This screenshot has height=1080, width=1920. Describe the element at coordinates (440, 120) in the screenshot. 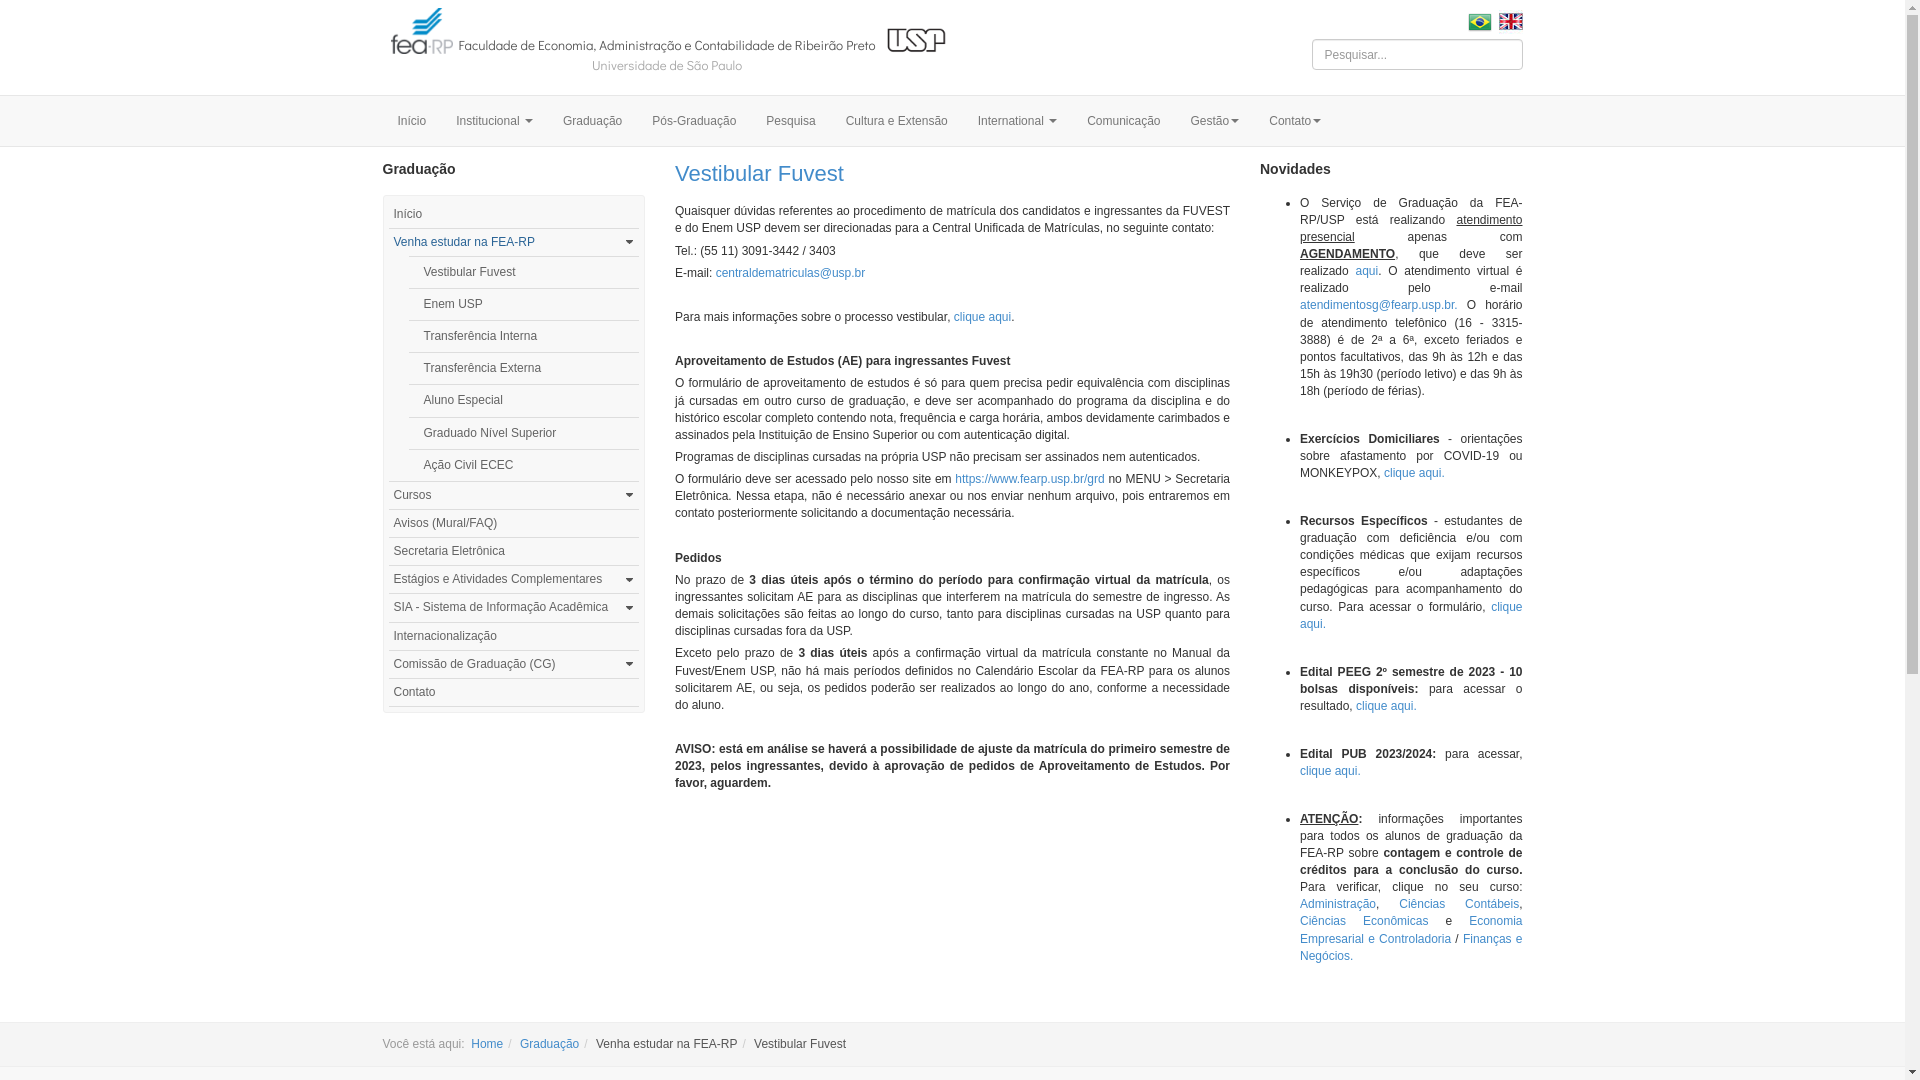

I see `'Institucional'` at that location.